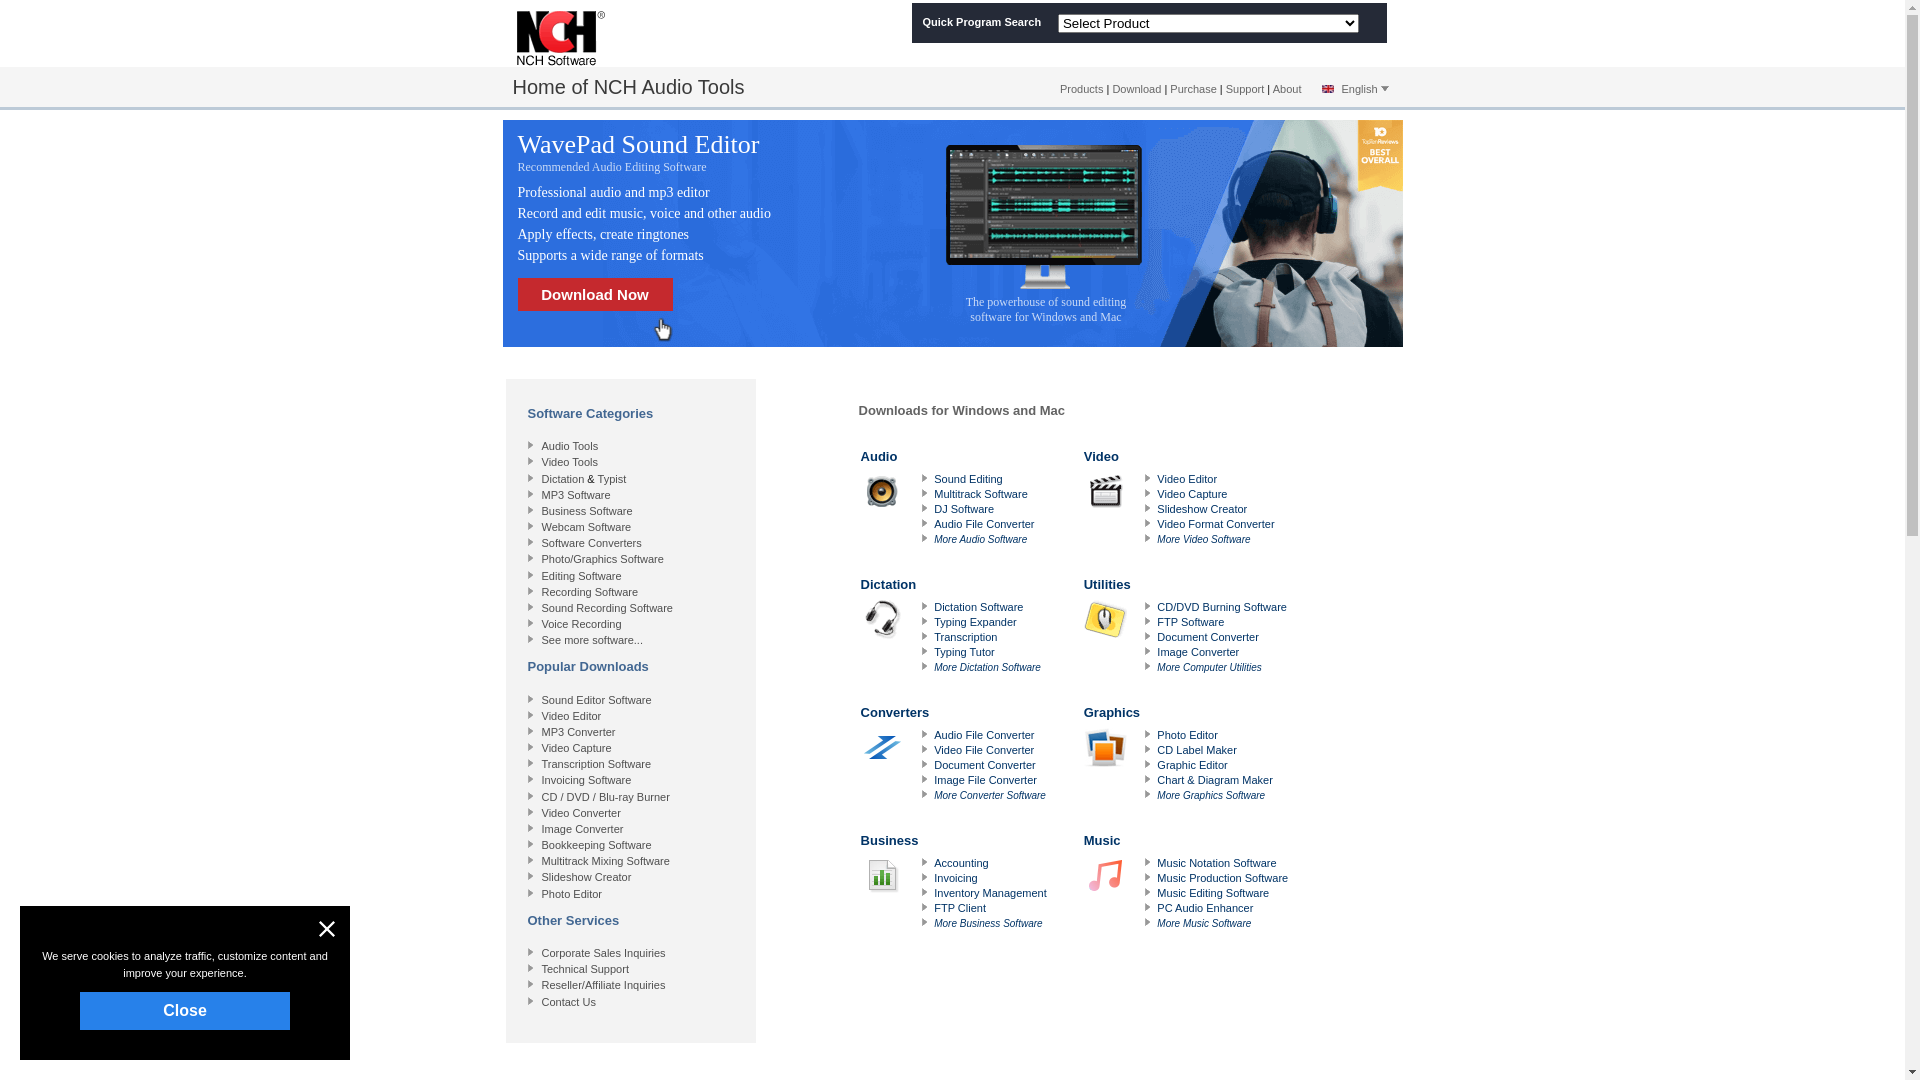 The height and width of the screenshot is (1080, 1920). What do you see at coordinates (984, 764) in the screenshot?
I see `'Document Converter'` at bounding box center [984, 764].